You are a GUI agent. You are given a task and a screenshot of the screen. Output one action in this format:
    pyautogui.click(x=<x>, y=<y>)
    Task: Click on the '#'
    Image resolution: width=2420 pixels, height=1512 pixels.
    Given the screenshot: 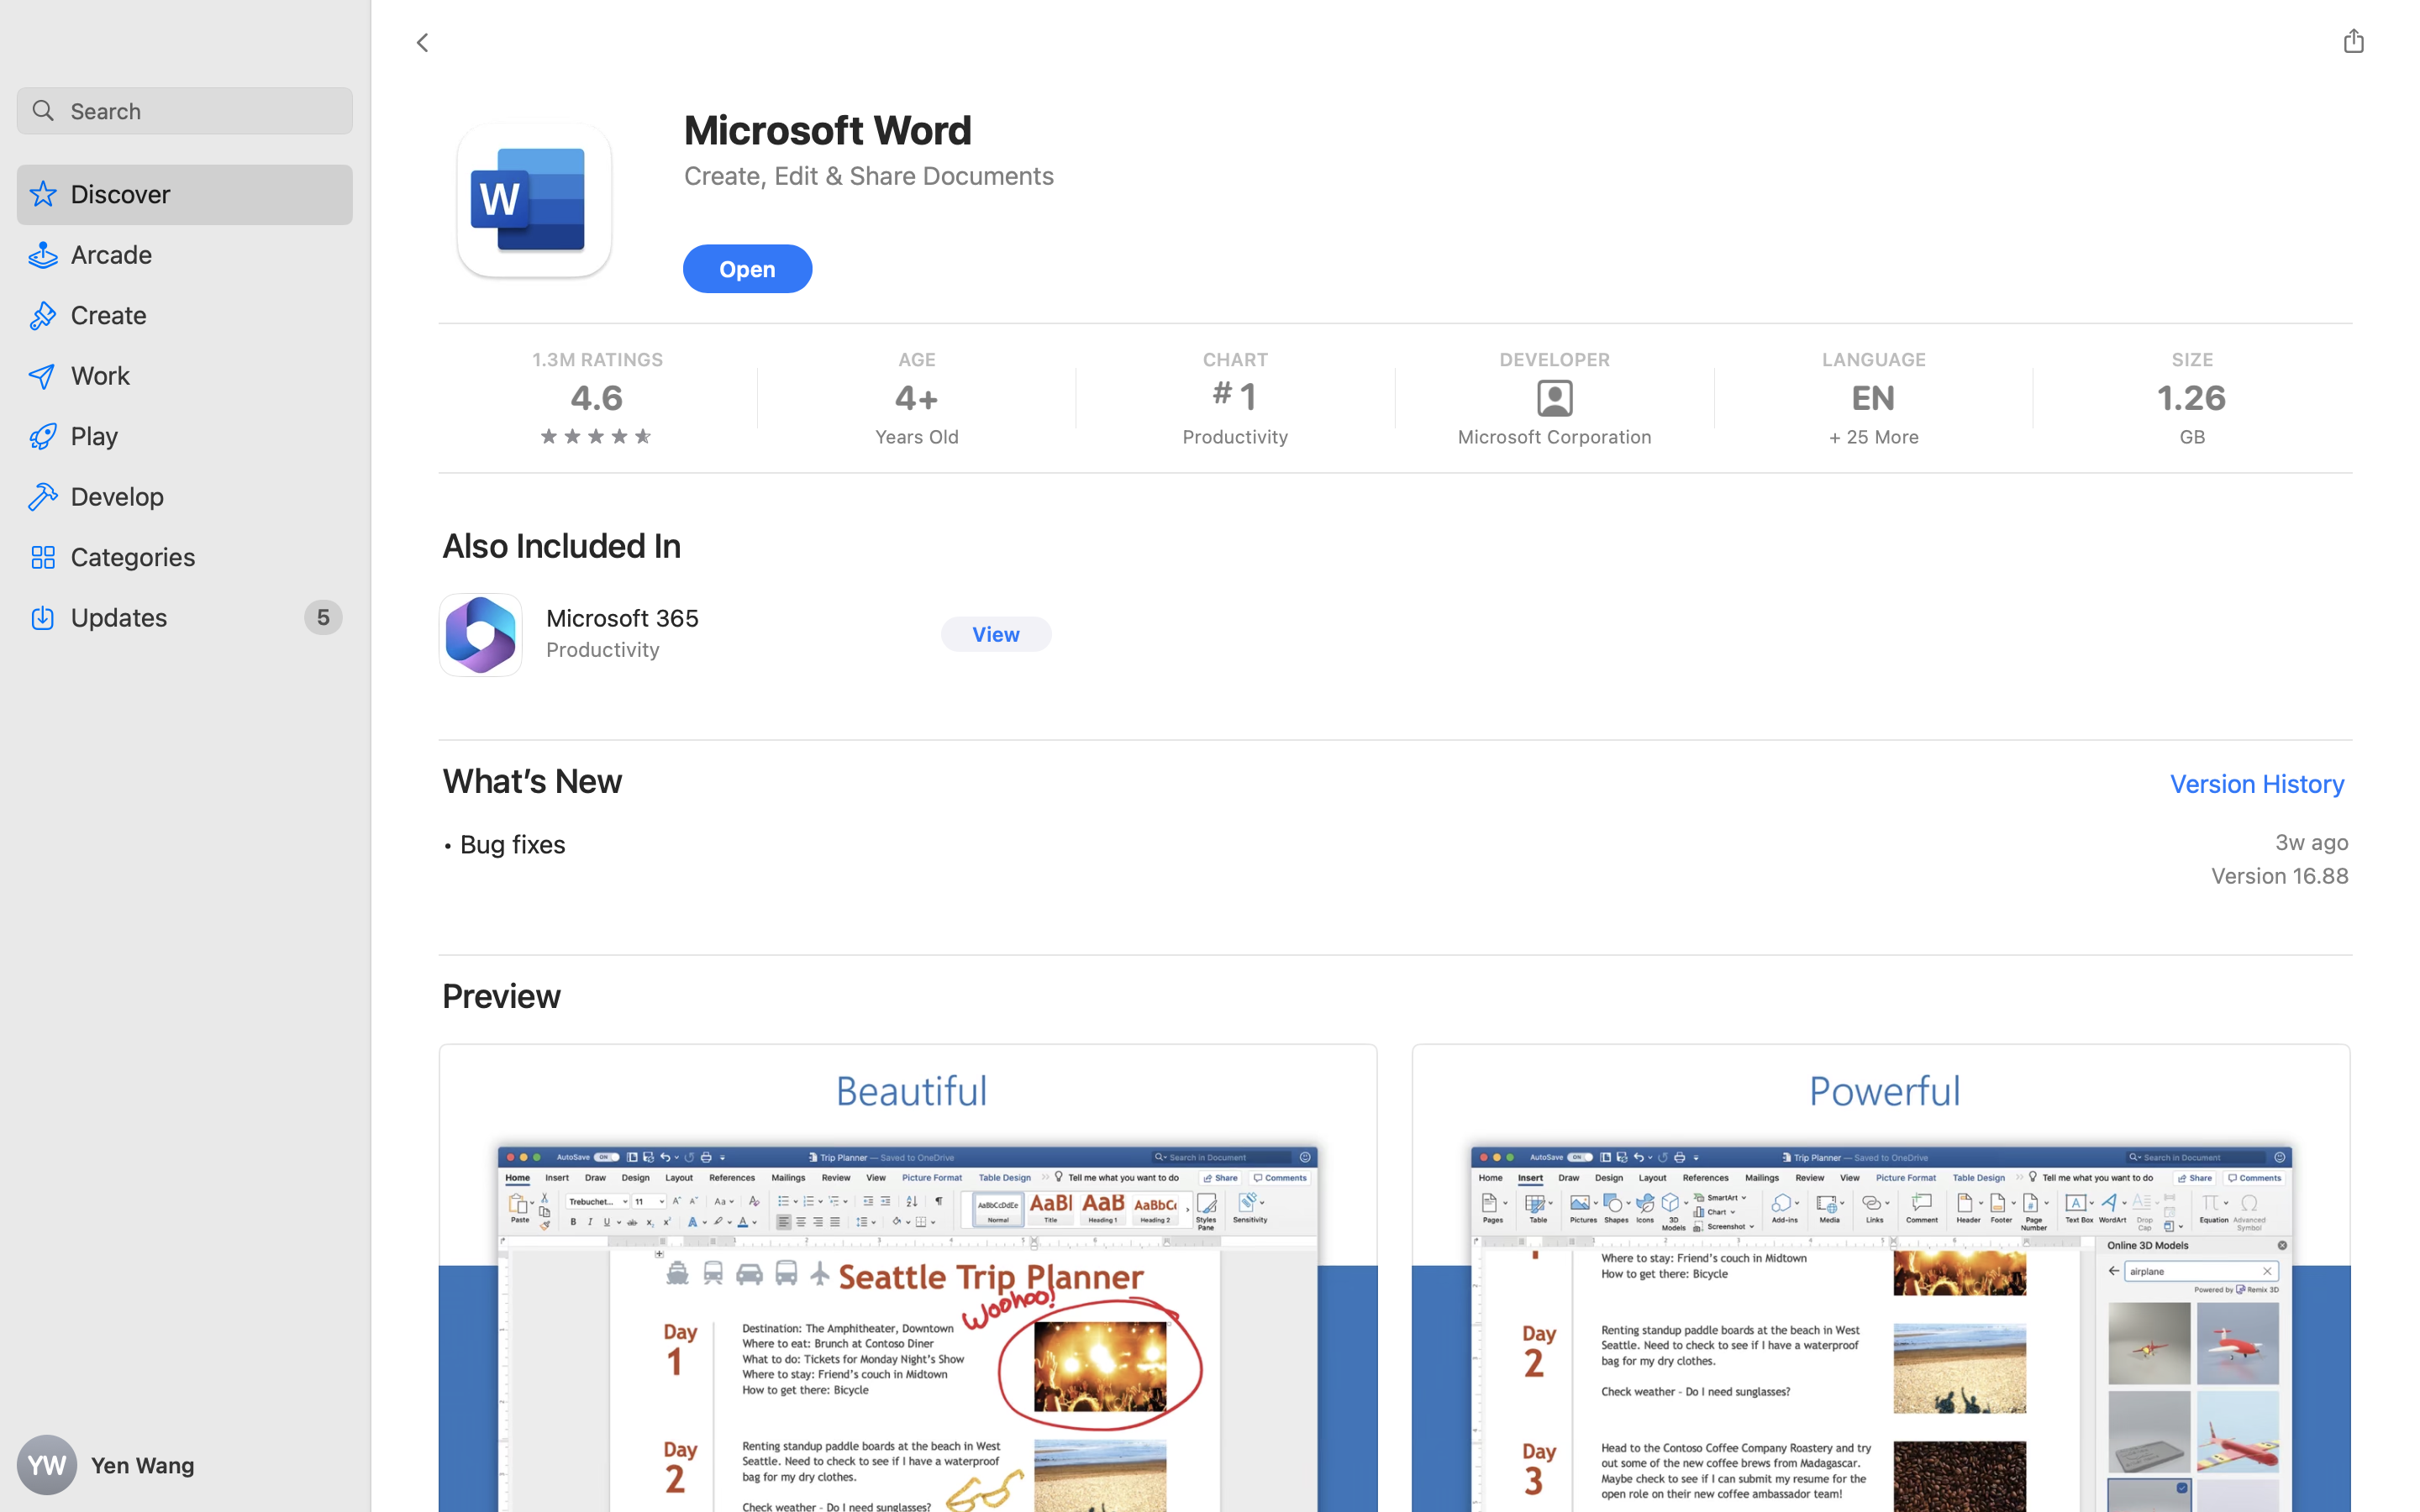 What is the action you would take?
    pyautogui.click(x=1221, y=391)
    